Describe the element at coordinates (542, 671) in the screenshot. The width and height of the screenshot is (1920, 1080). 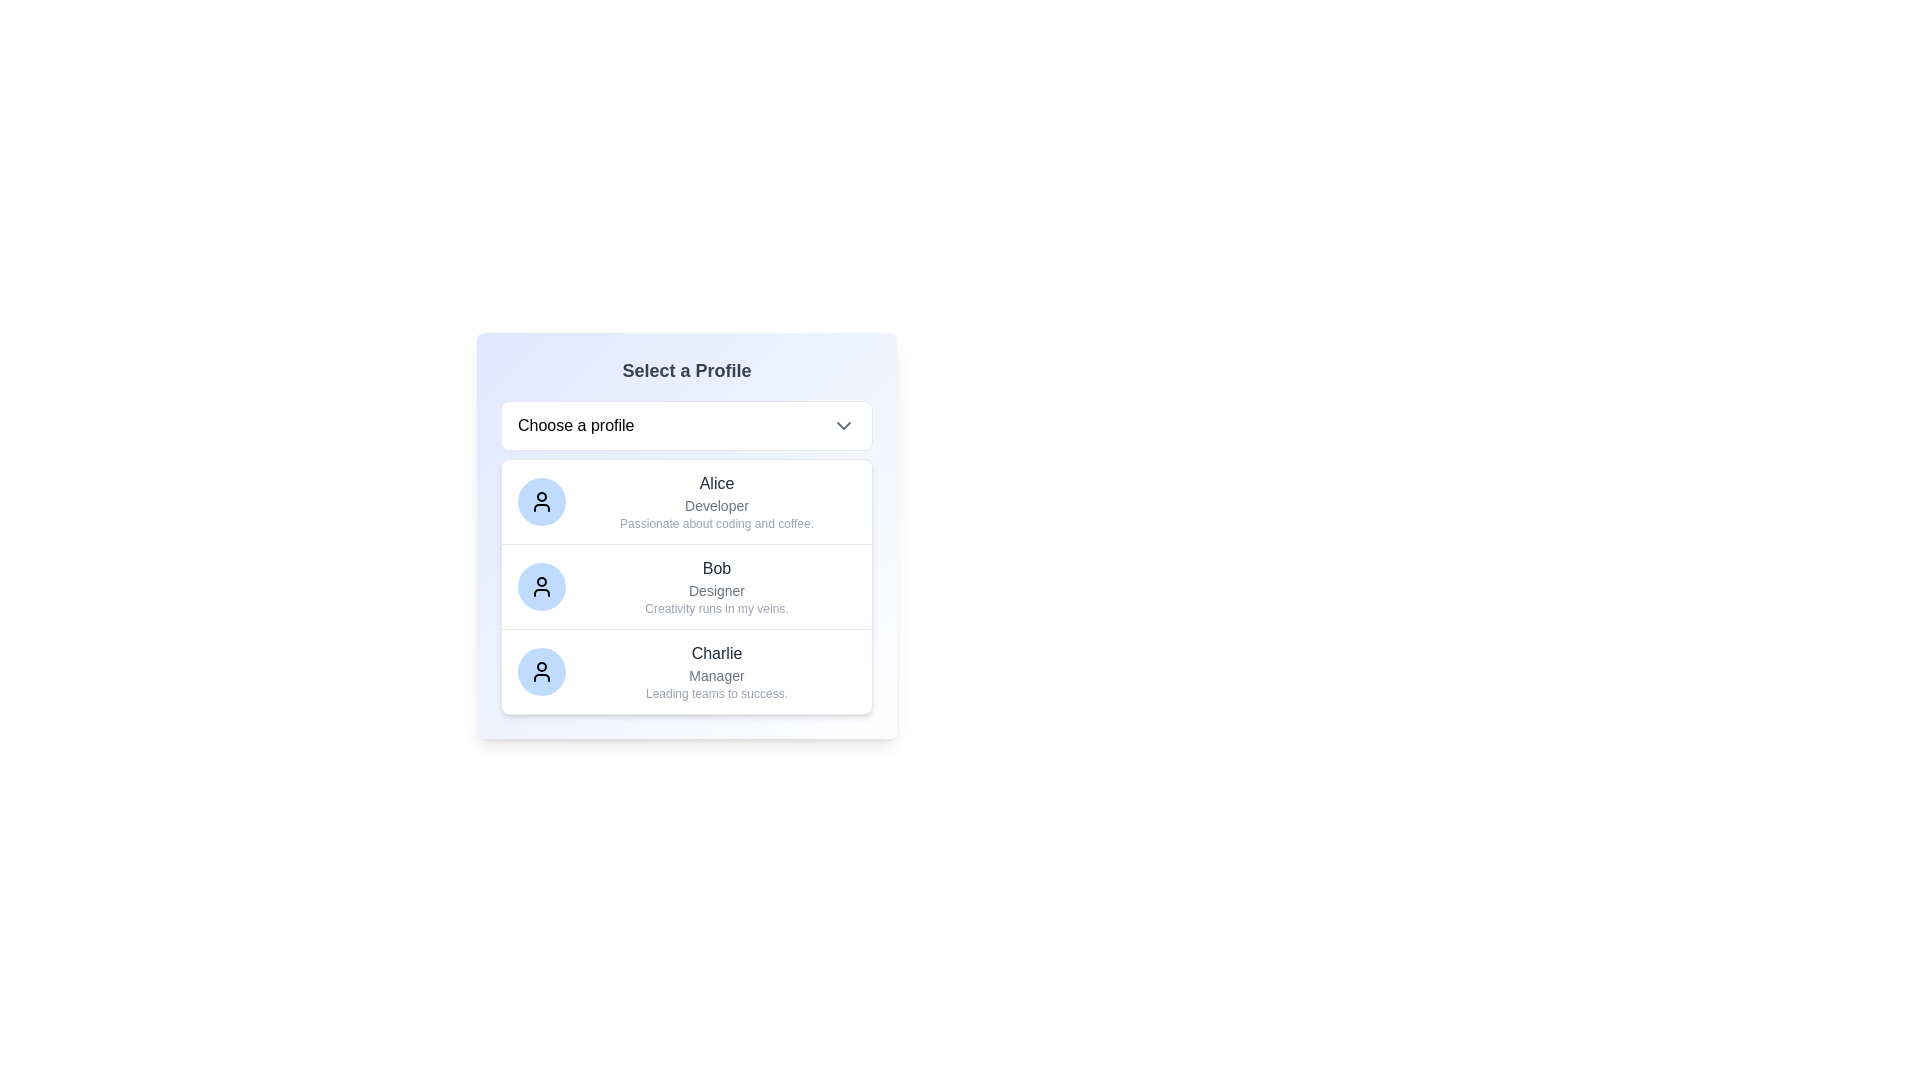
I see `the user profile icon located to the left of the list item displaying 'Charlie', 'Manager', and 'Leading teams to success.', which is the third item in the vertical list` at that location.